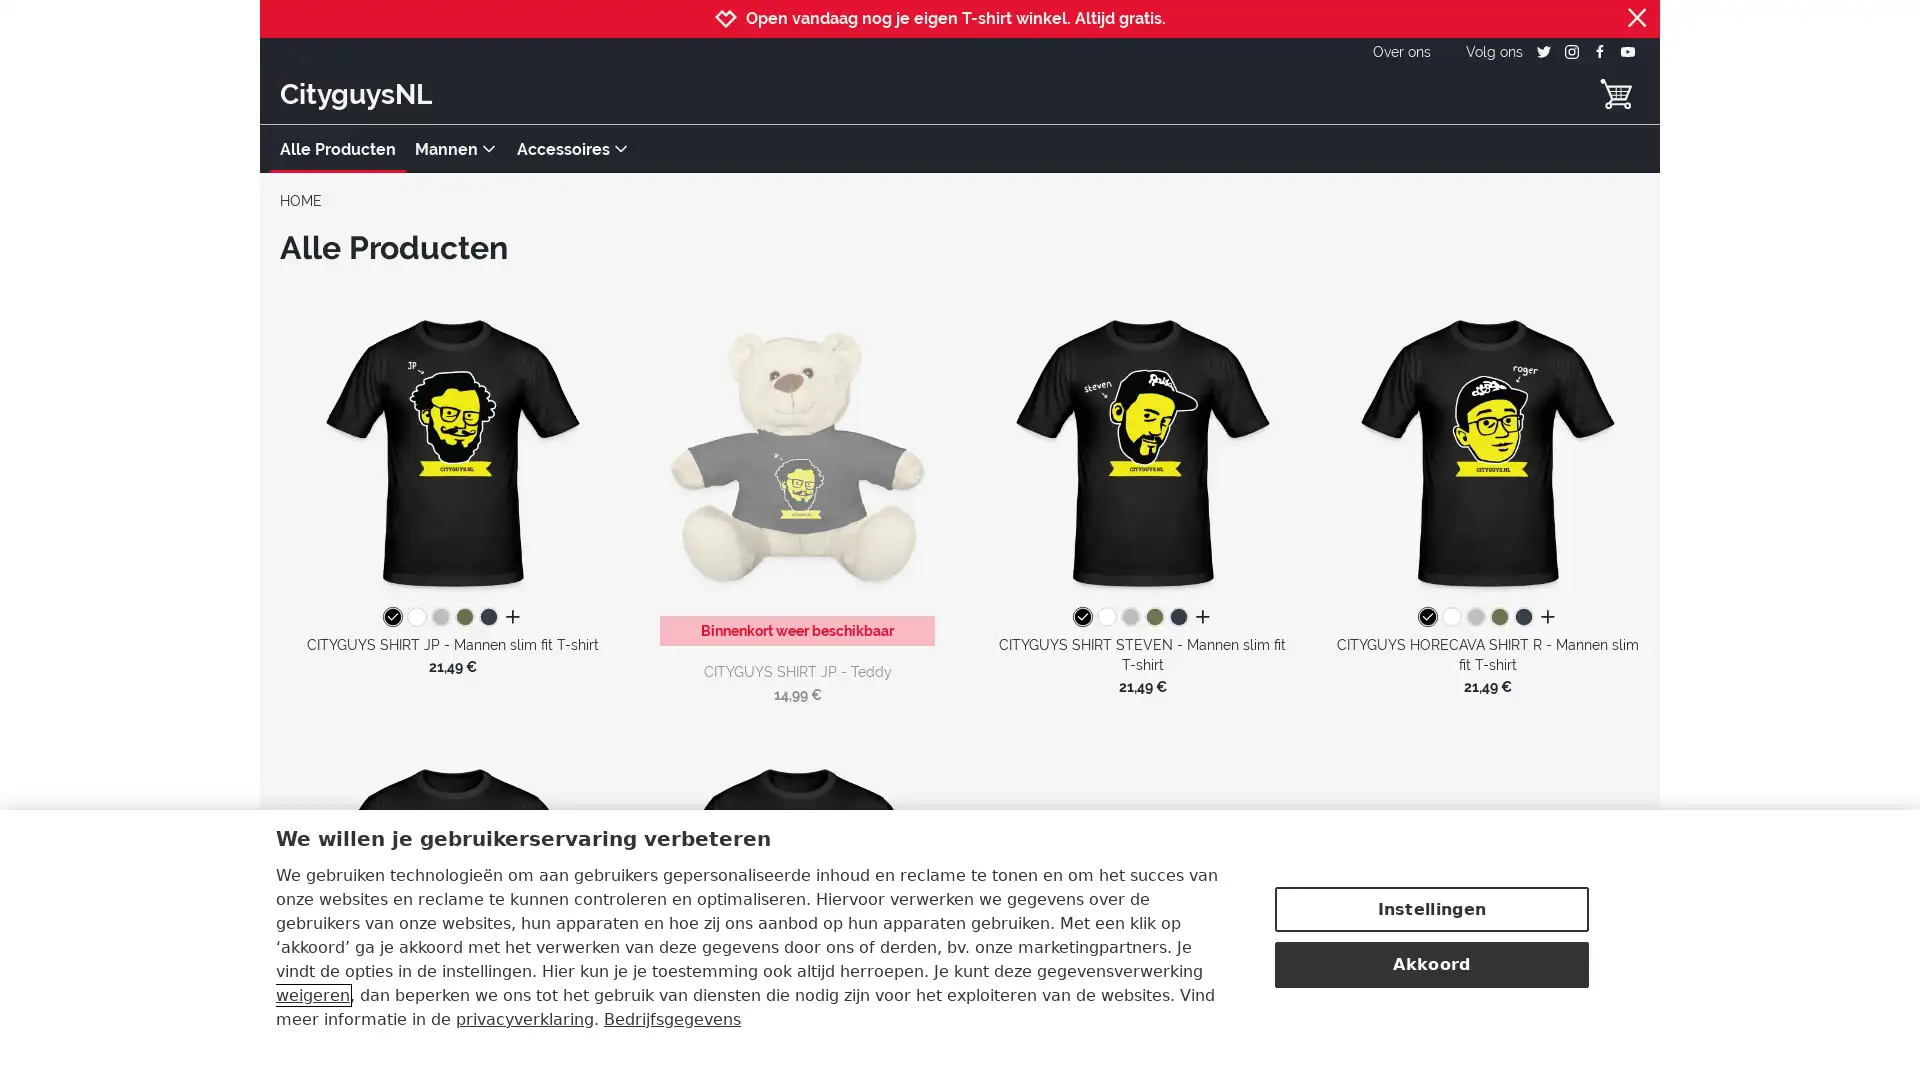 This screenshot has width=1920, height=1080. I want to click on kakigroen, so click(1498, 617).